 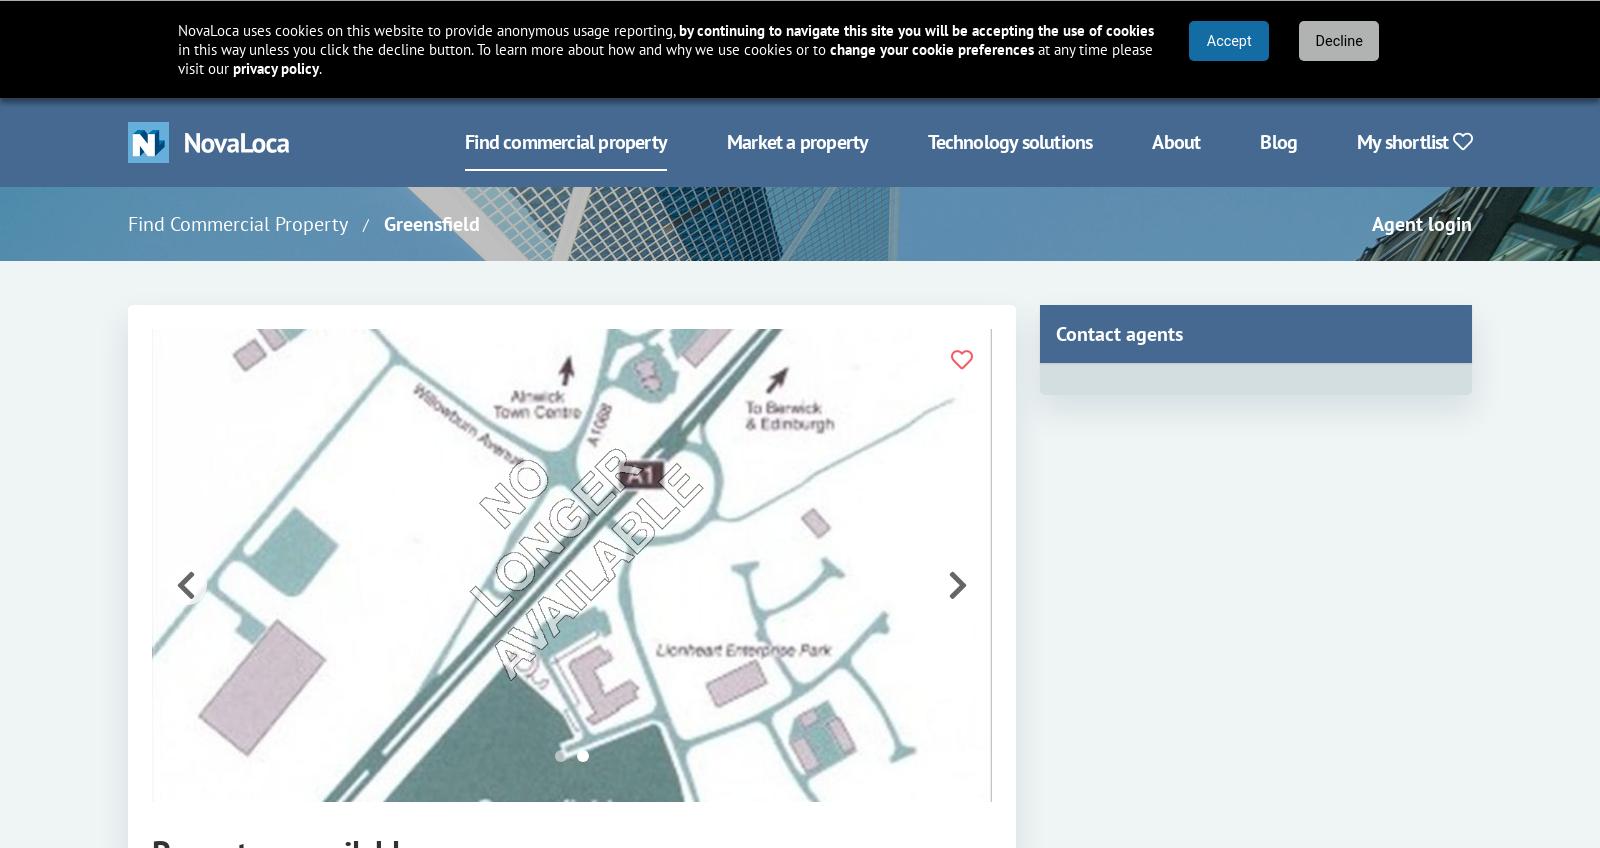 I want to click on 'by continuing to navigate this site you will be accepting the use of cookies', so click(x=915, y=29).